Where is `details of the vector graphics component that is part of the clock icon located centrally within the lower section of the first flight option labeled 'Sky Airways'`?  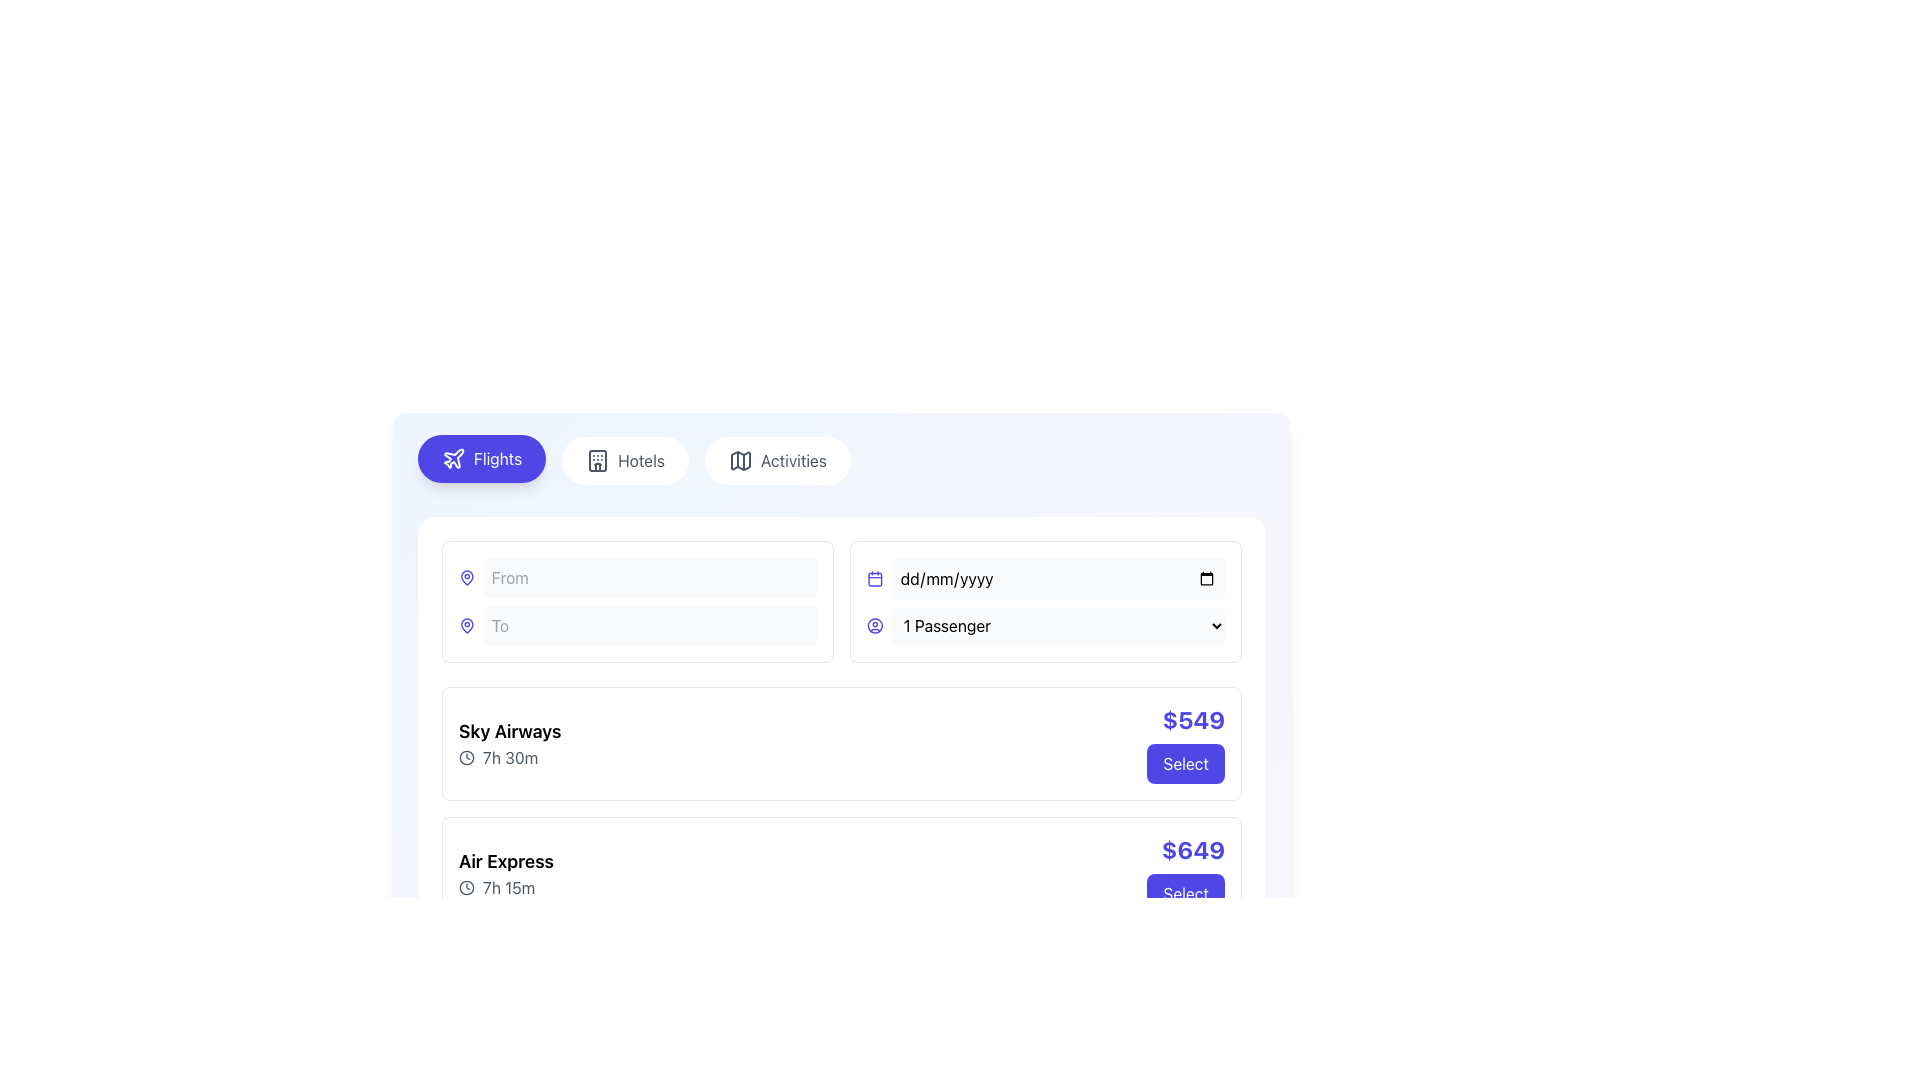 details of the vector graphics component that is part of the clock icon located centrally within the lower section of the first flight option labeled 'Sky Airways' is located at coordinates (498, 744).